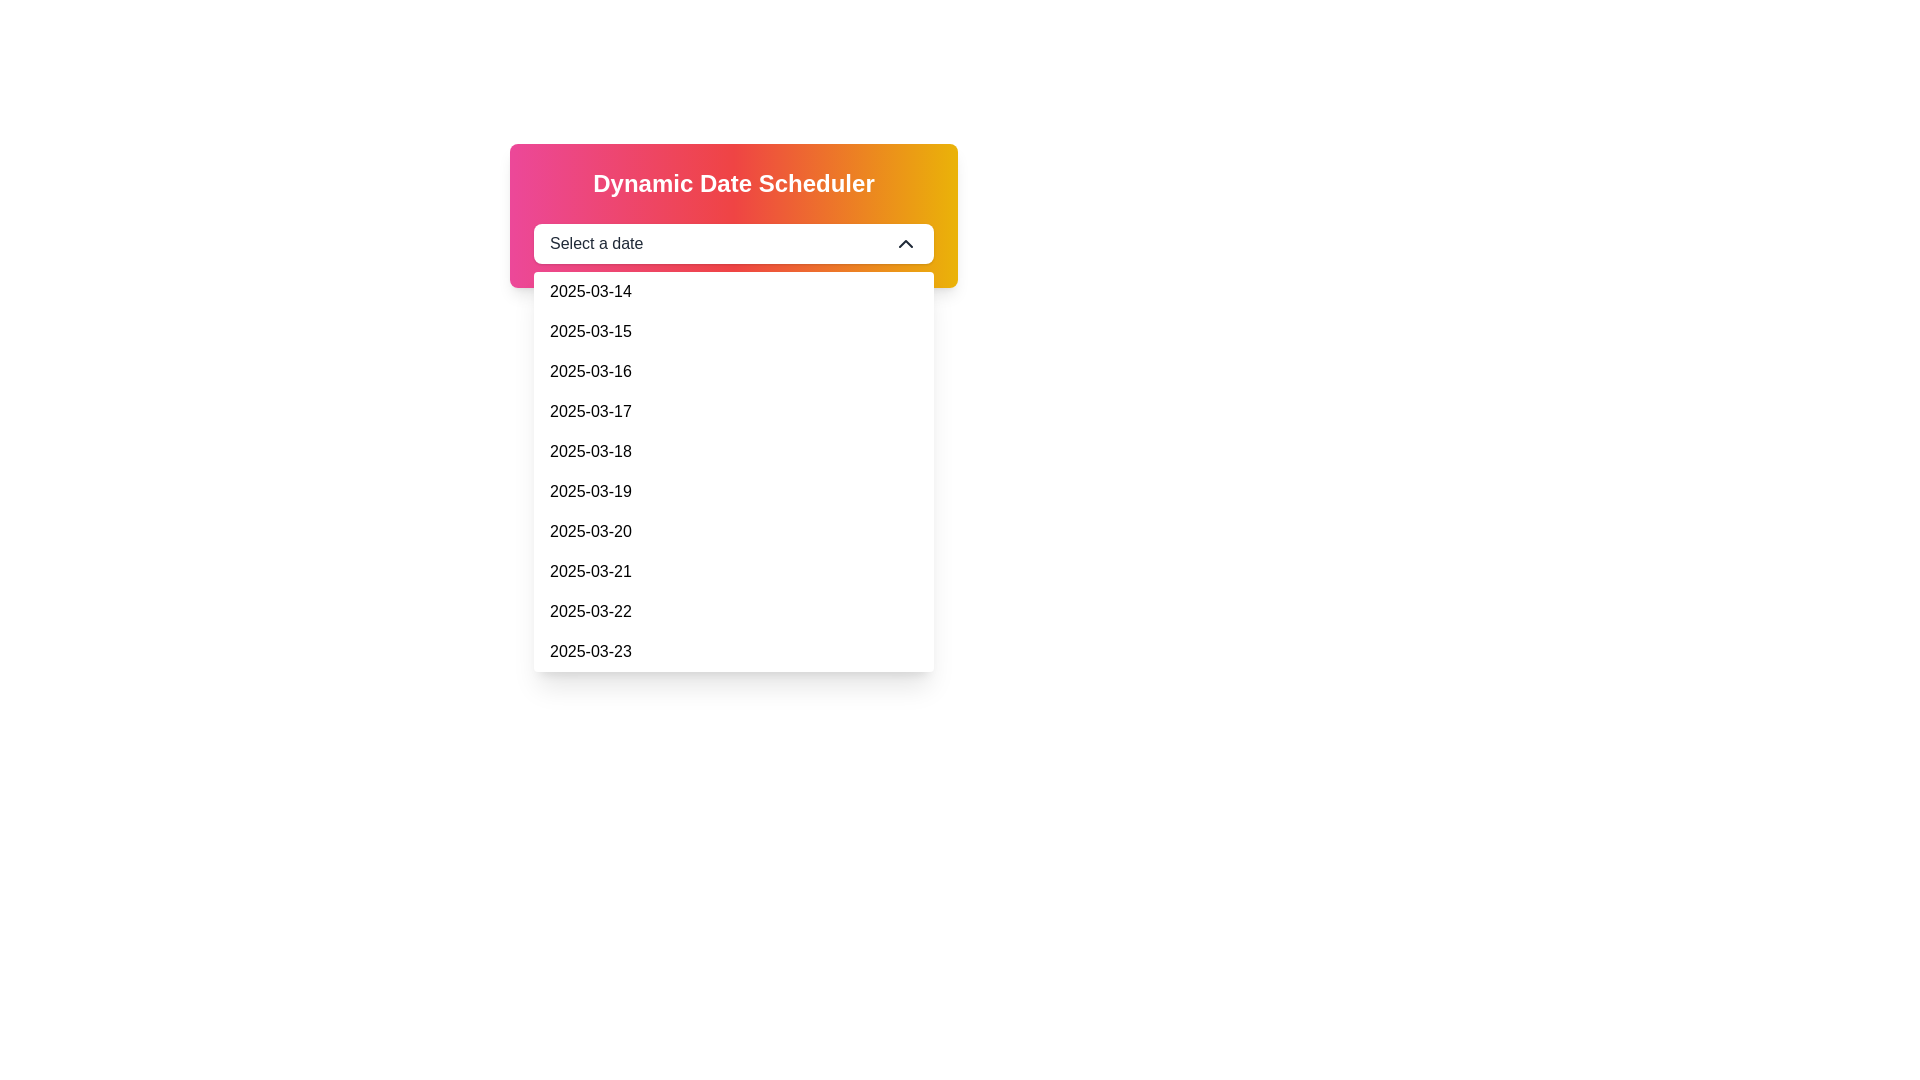  I want to click on the upward-facing chevron icon located in the top-right corner of the 'Select a date.' input field, so click(905, 242).